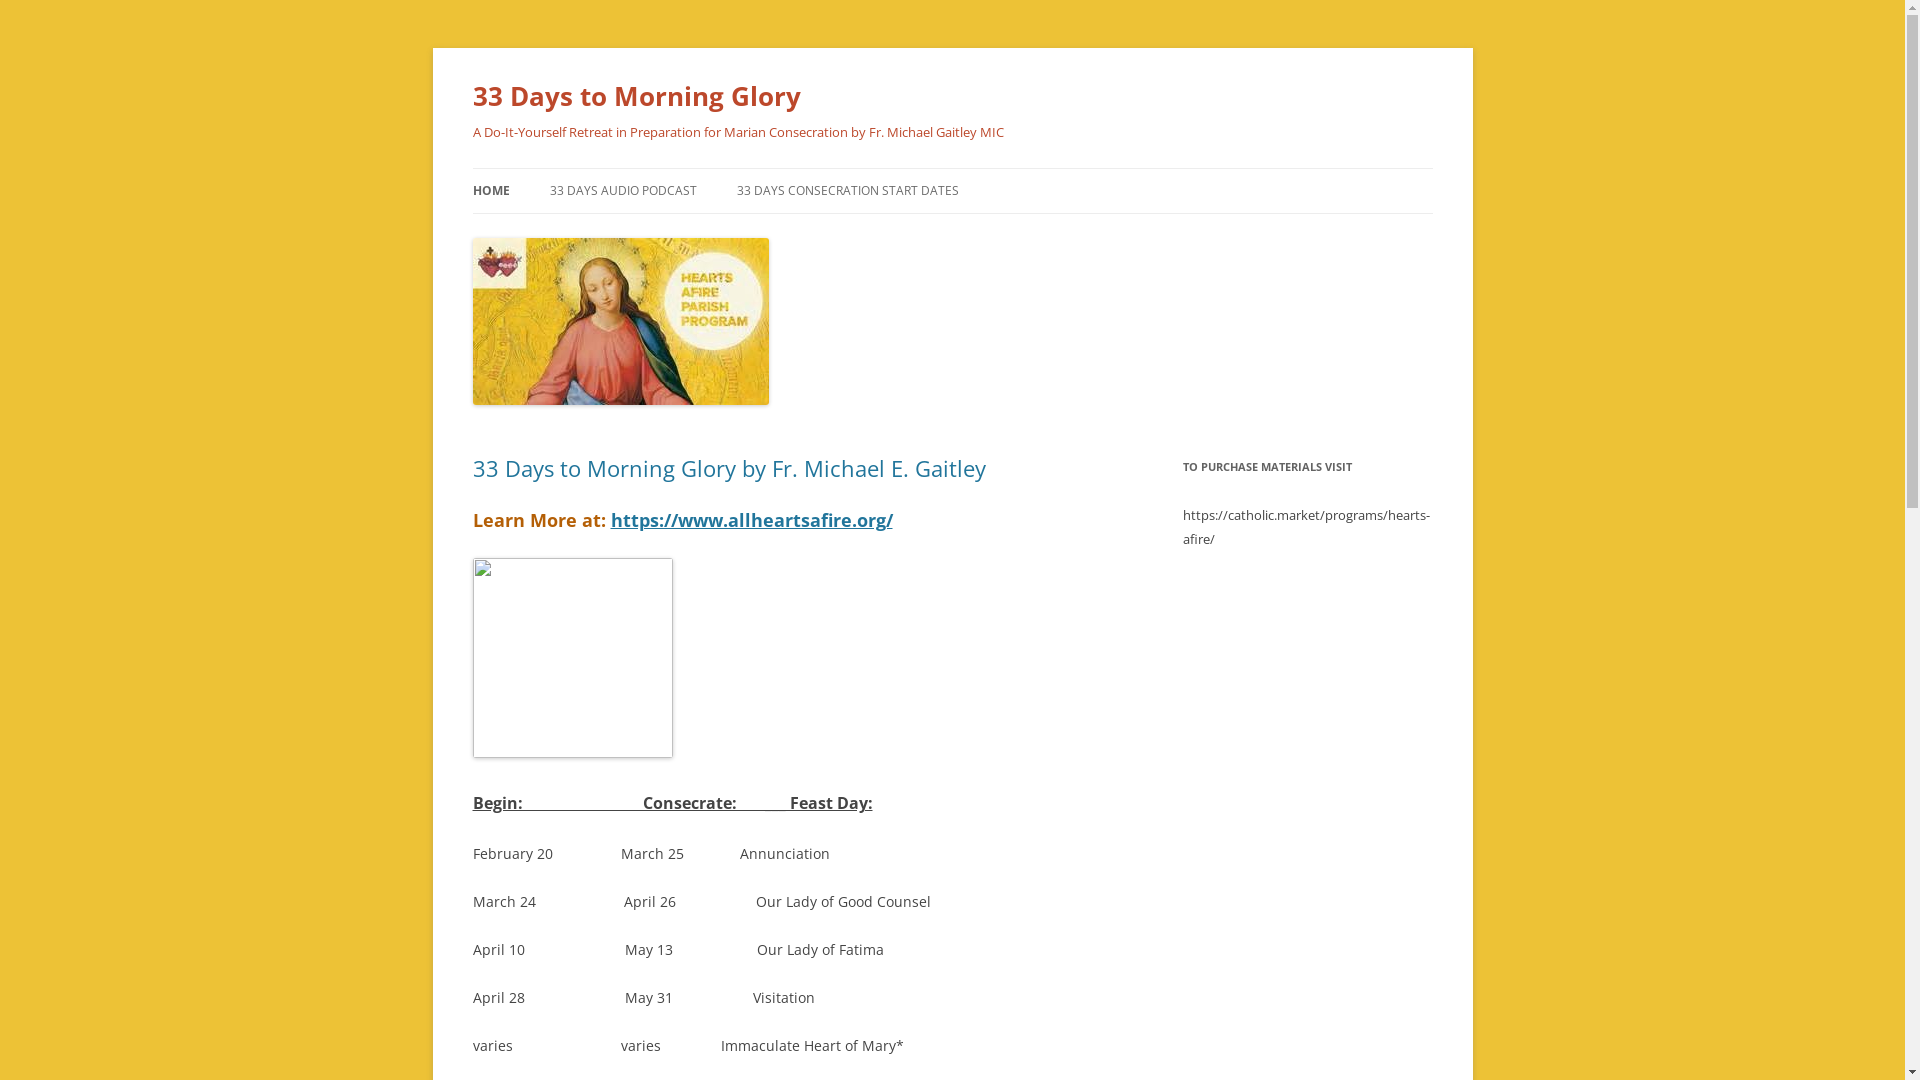  What do you see at coordinates (490, 191) in the screenshot?
I see `'HOME'` at bounding box center [490, 191].